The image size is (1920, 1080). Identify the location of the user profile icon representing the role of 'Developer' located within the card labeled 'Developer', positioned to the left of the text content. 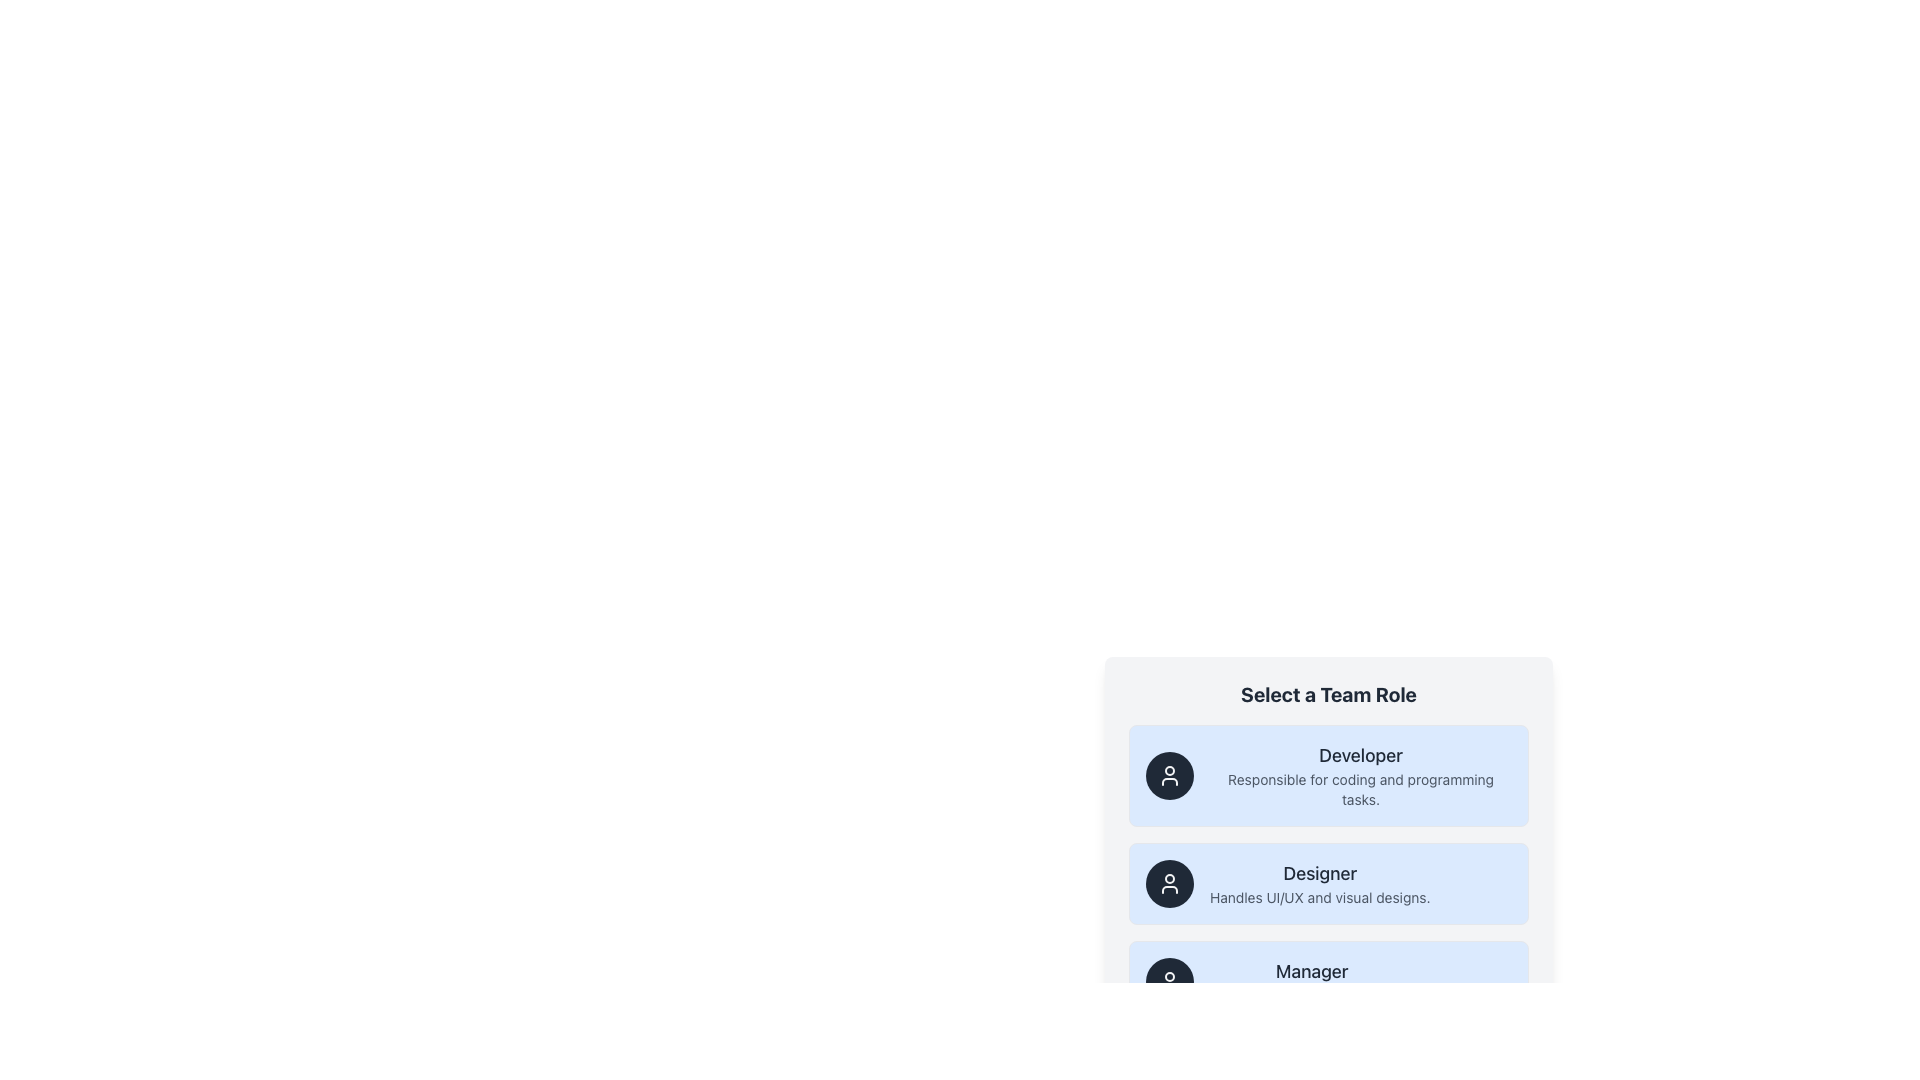
(1170, 774).